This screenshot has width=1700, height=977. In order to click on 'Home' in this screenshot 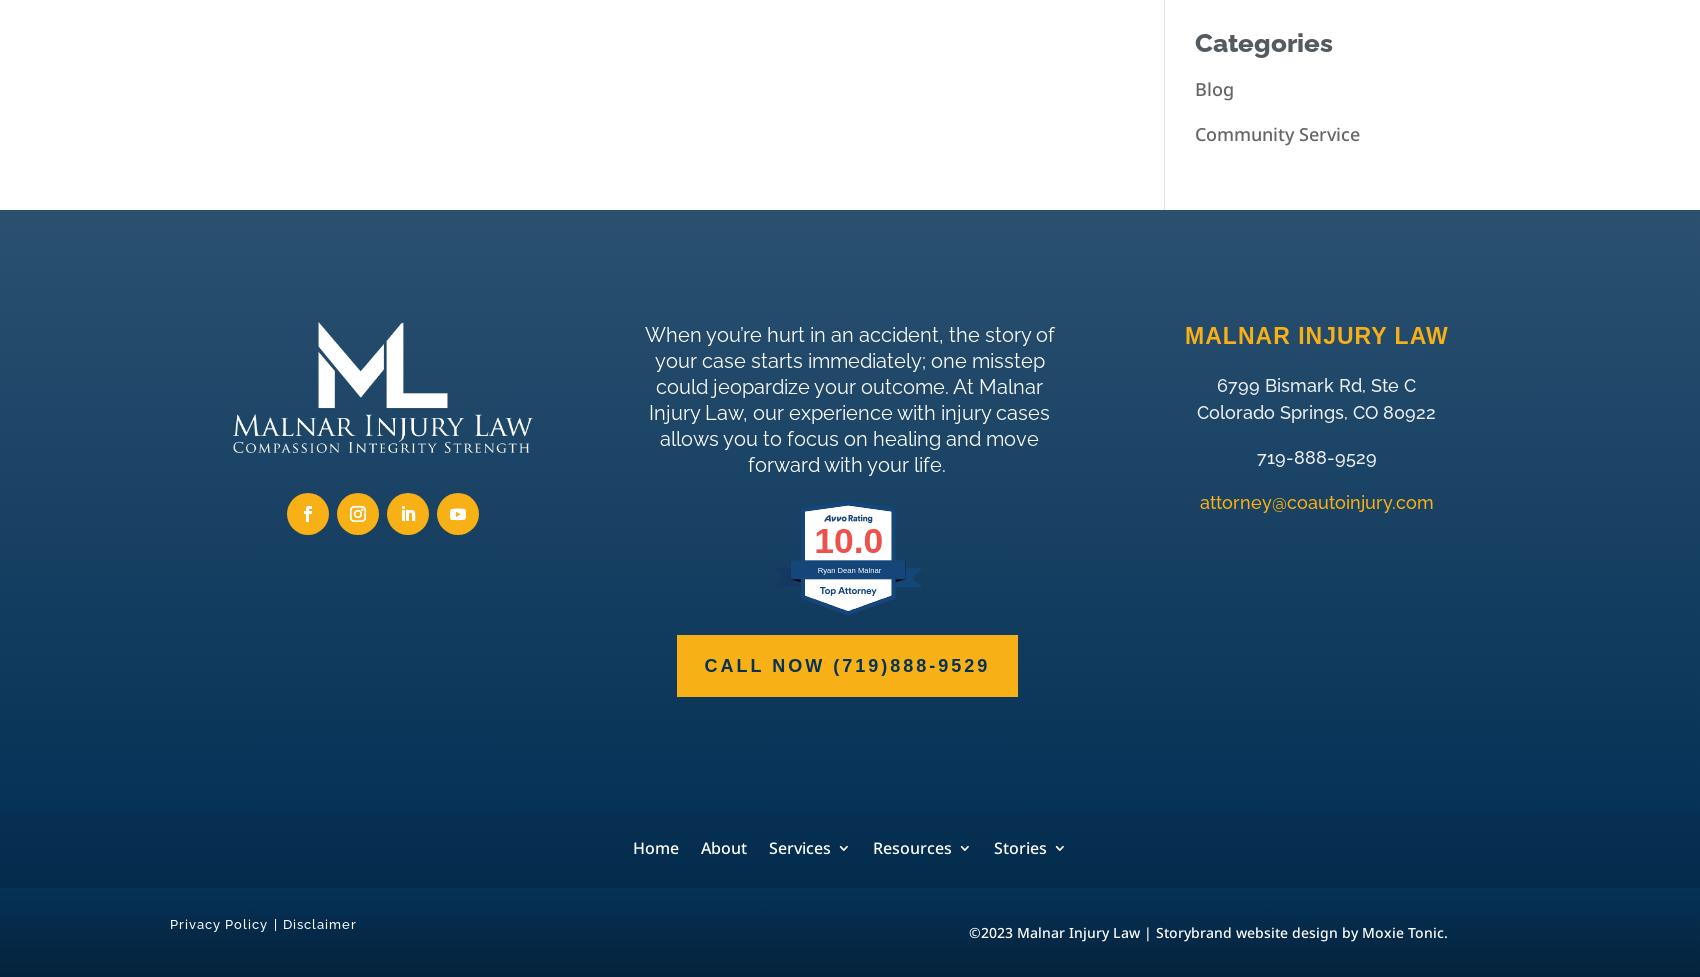, I will do `click(656, 845)`.